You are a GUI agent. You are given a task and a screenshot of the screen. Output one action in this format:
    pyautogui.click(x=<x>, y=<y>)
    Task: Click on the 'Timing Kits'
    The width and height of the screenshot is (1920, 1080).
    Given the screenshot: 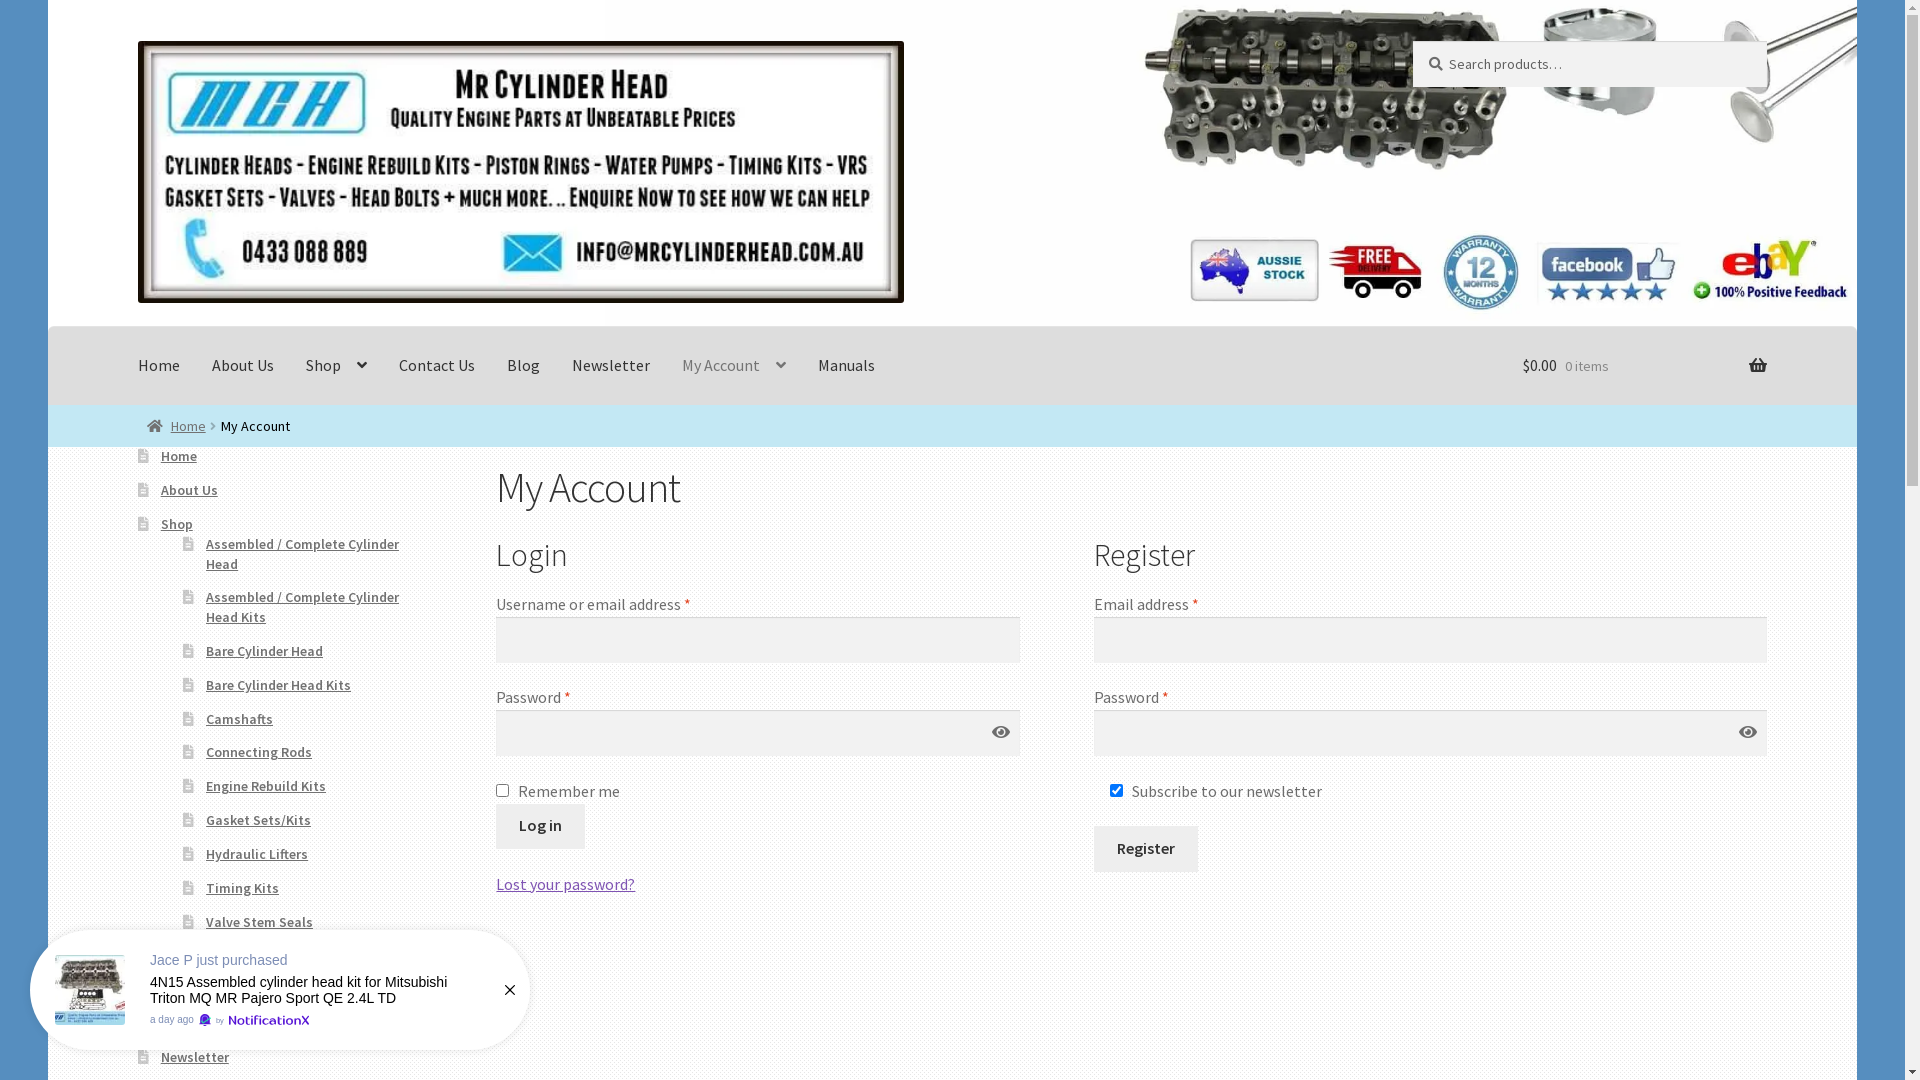 What is the action you would take?
    pyautogui.click(x=206, y=886)
    